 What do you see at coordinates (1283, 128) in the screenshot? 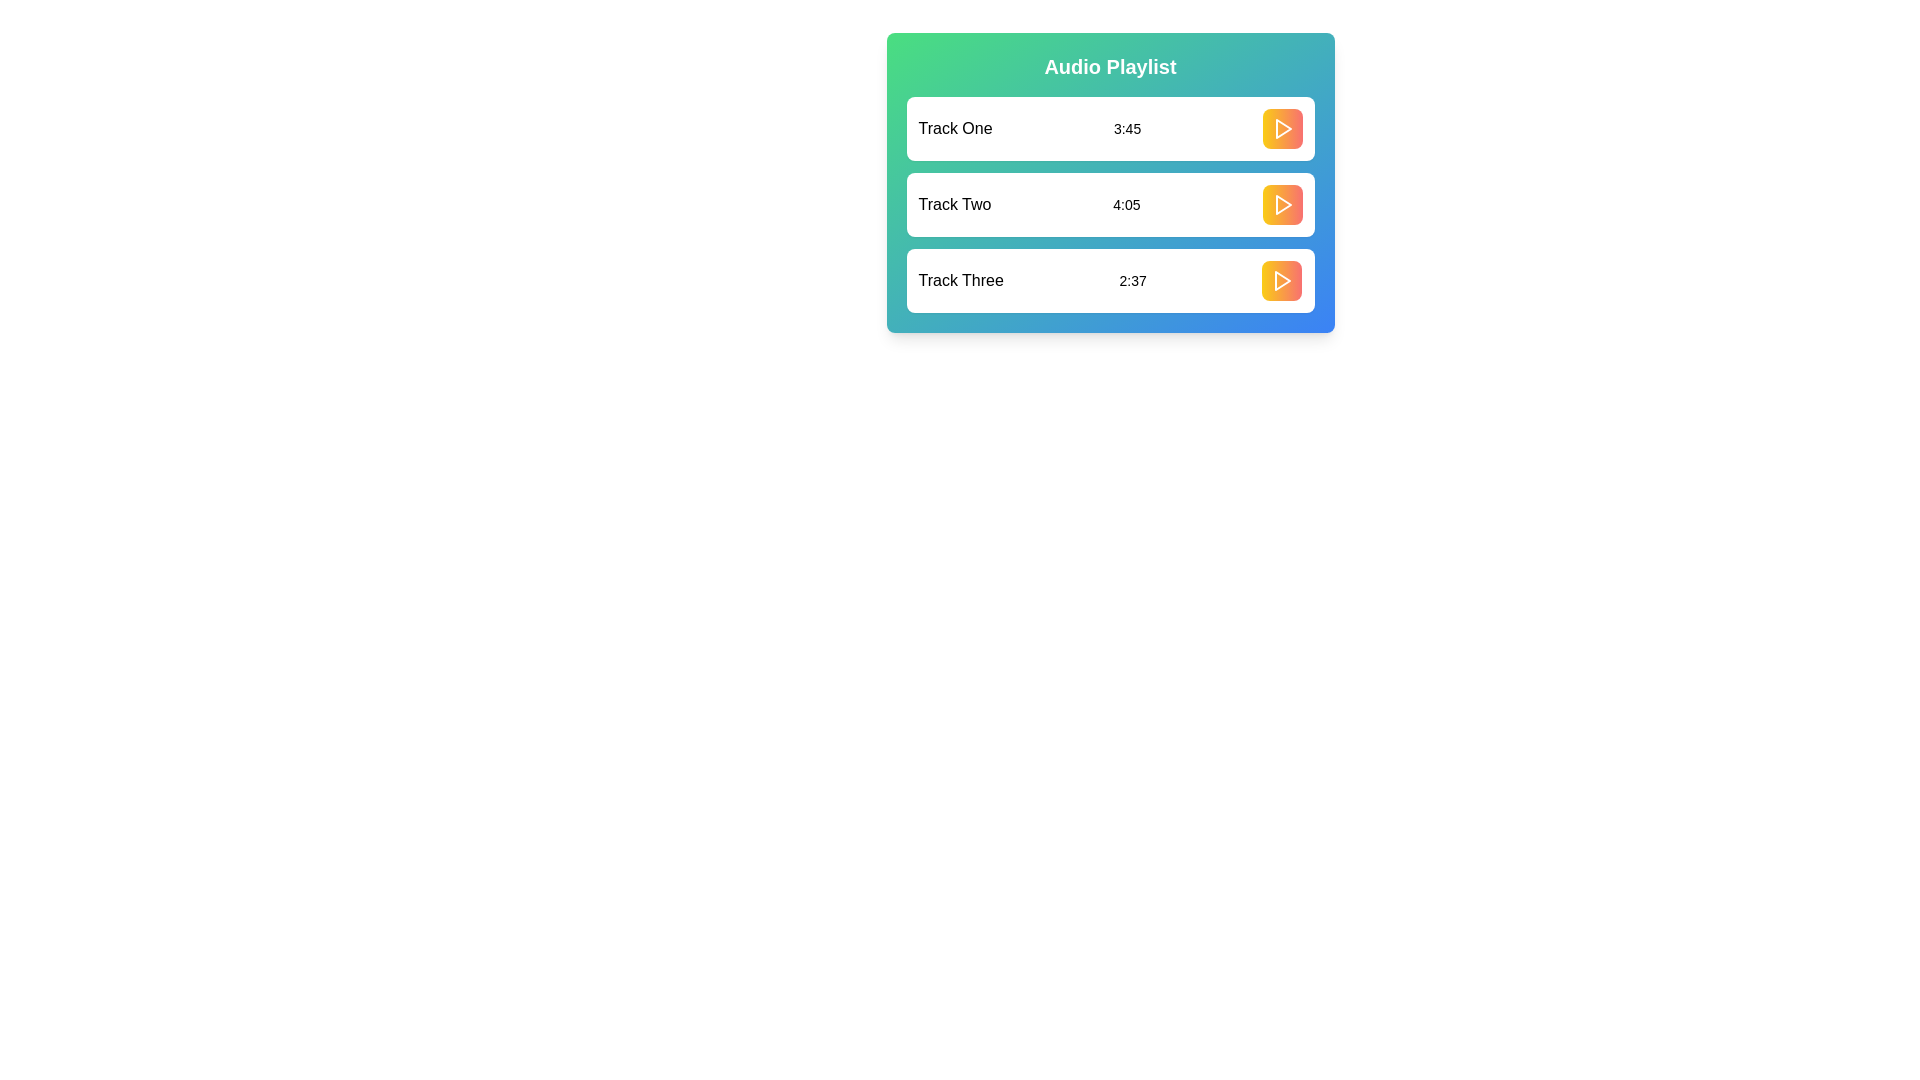
I see `the triangular 'play' icon with a gradient from orange to yellow, located within the button associated with 'Track One' in the playlist interface` at bounding box center [1283, 128].